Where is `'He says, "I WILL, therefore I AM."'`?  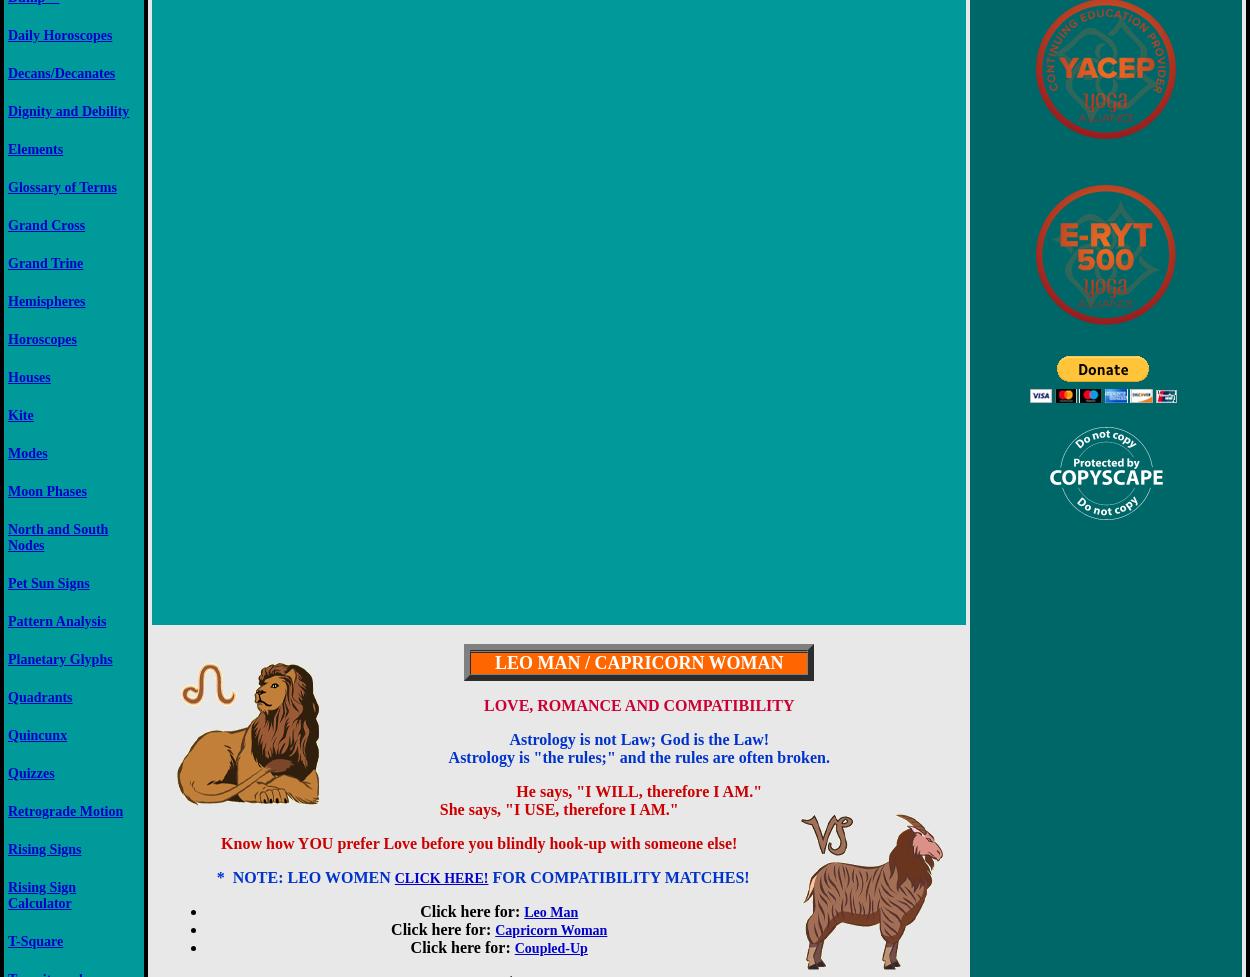 'He says, "I WILL, therefore I AM."' is located at coordinates (639, 791).